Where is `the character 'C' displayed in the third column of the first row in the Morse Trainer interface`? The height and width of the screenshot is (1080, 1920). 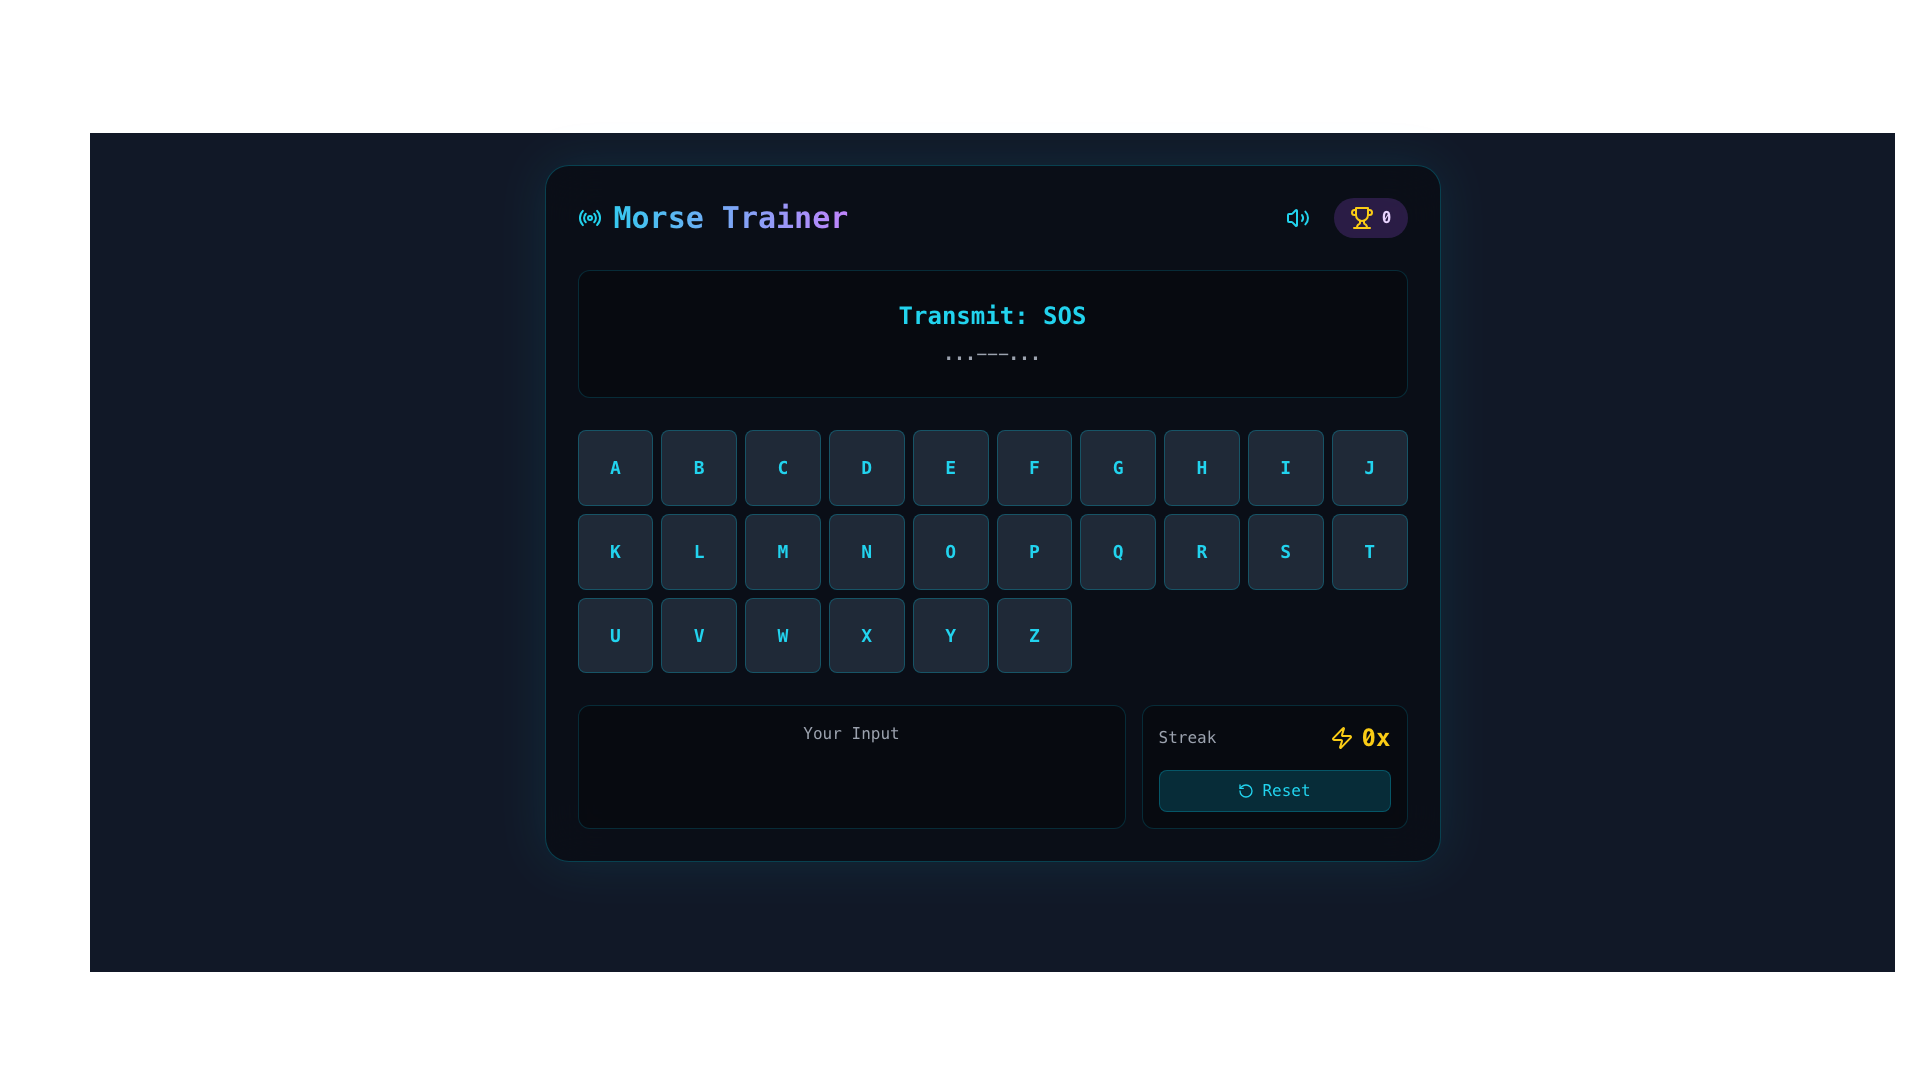
the character 'C' displayed in the third column of the first row in the Morse Trainer interface is located at coordinates (781, 467).